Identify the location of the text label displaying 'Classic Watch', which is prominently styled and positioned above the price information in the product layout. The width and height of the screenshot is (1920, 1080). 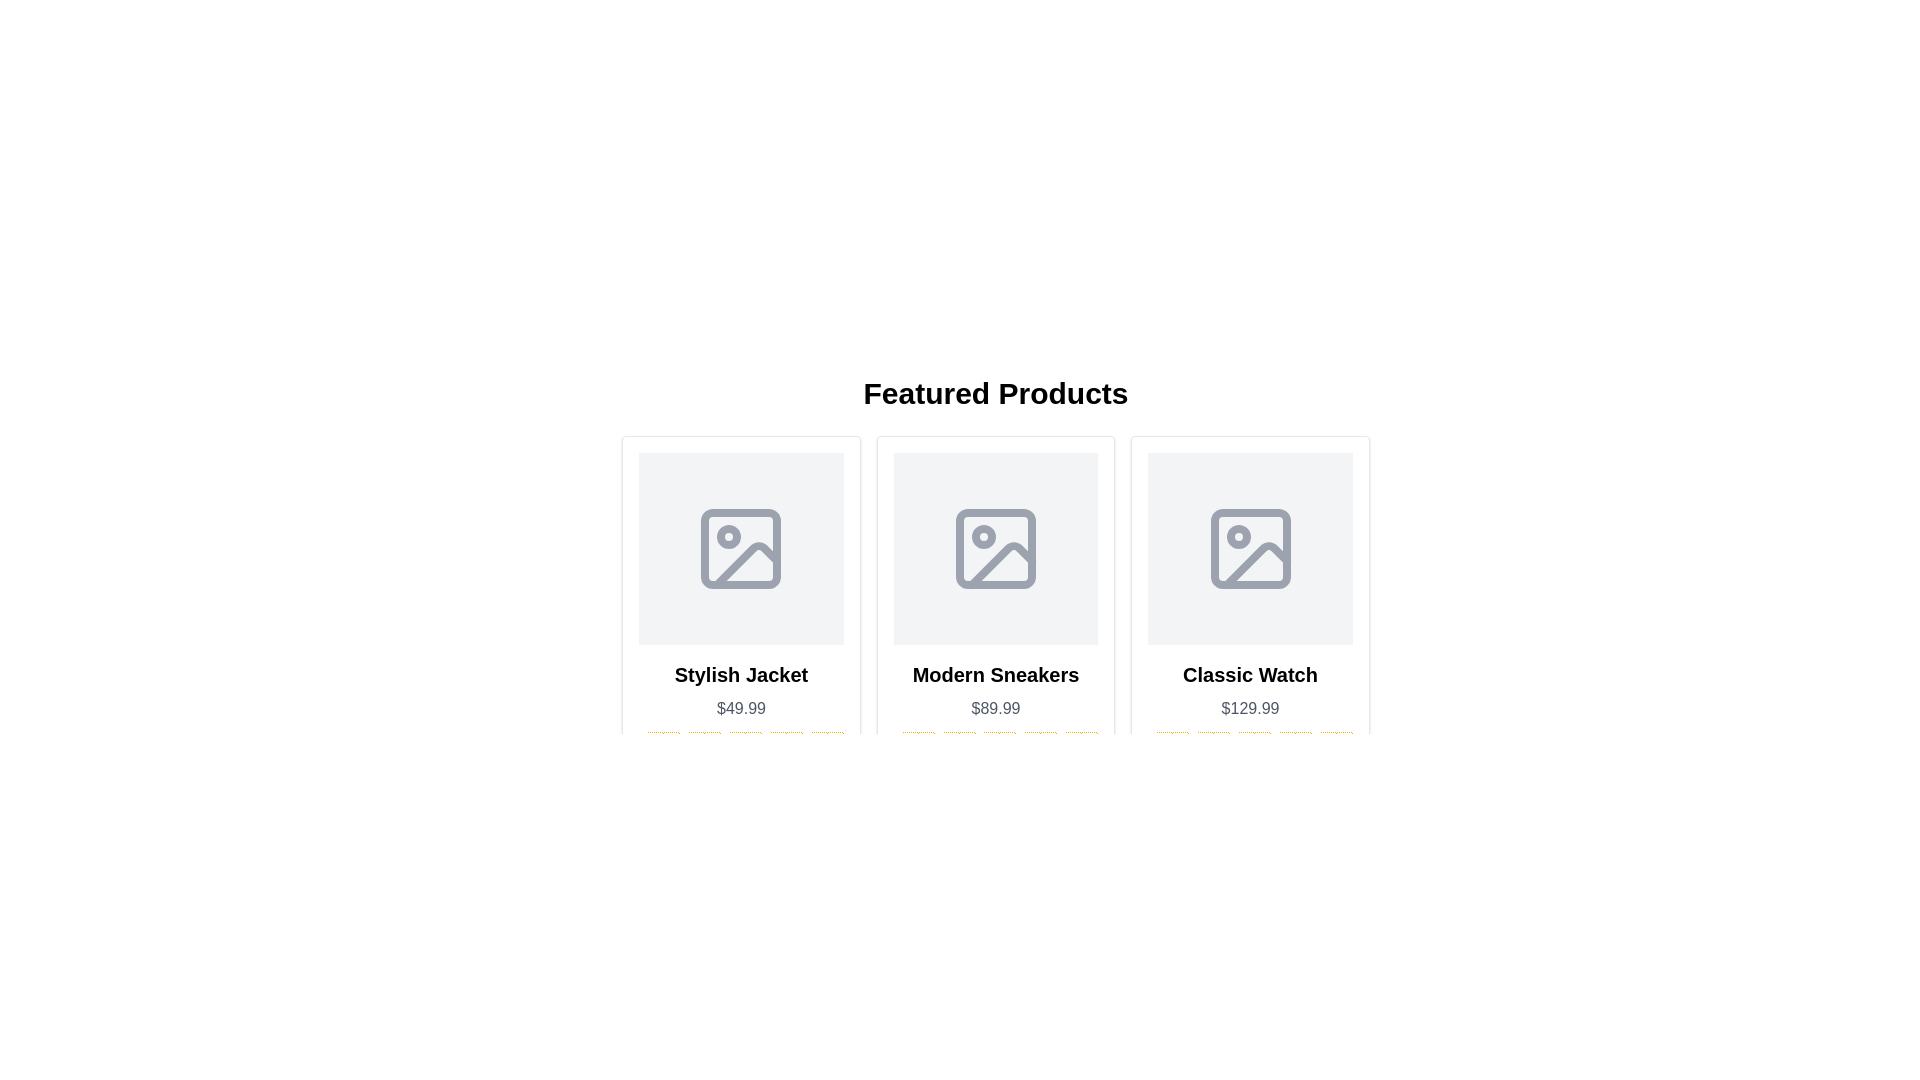
(1249, 675).